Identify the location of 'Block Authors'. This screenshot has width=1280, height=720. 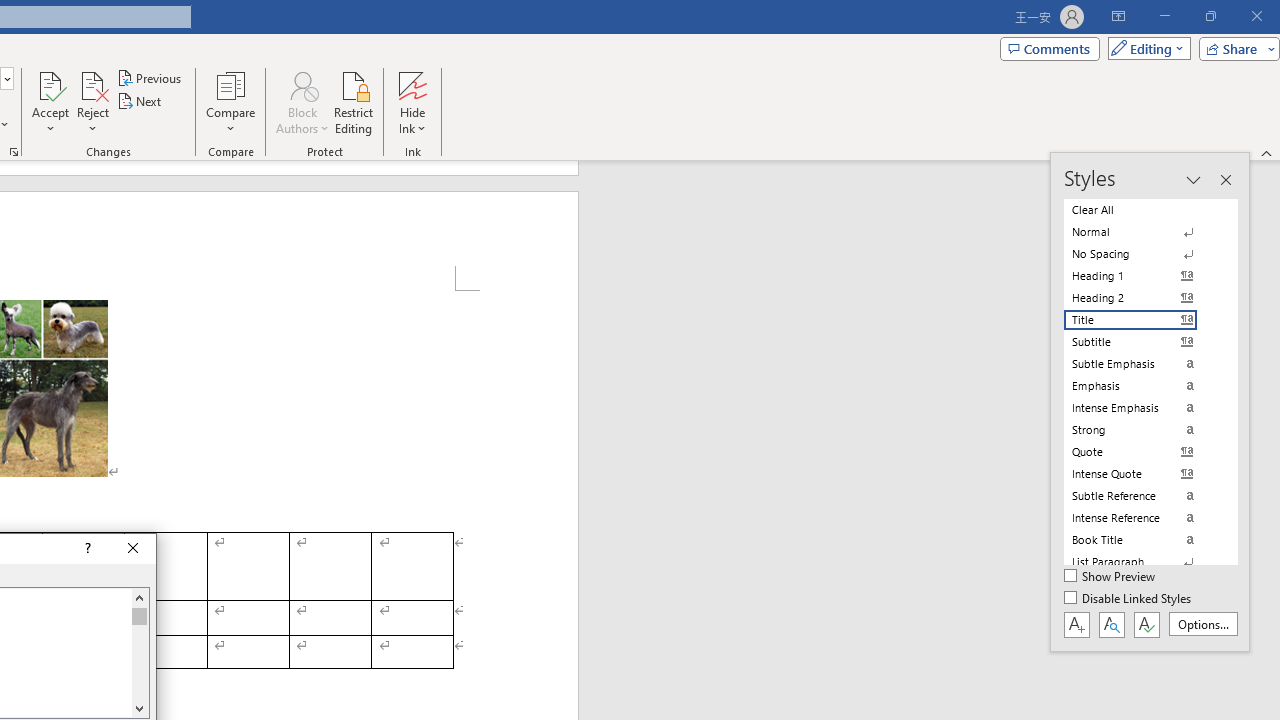
(301, 103).